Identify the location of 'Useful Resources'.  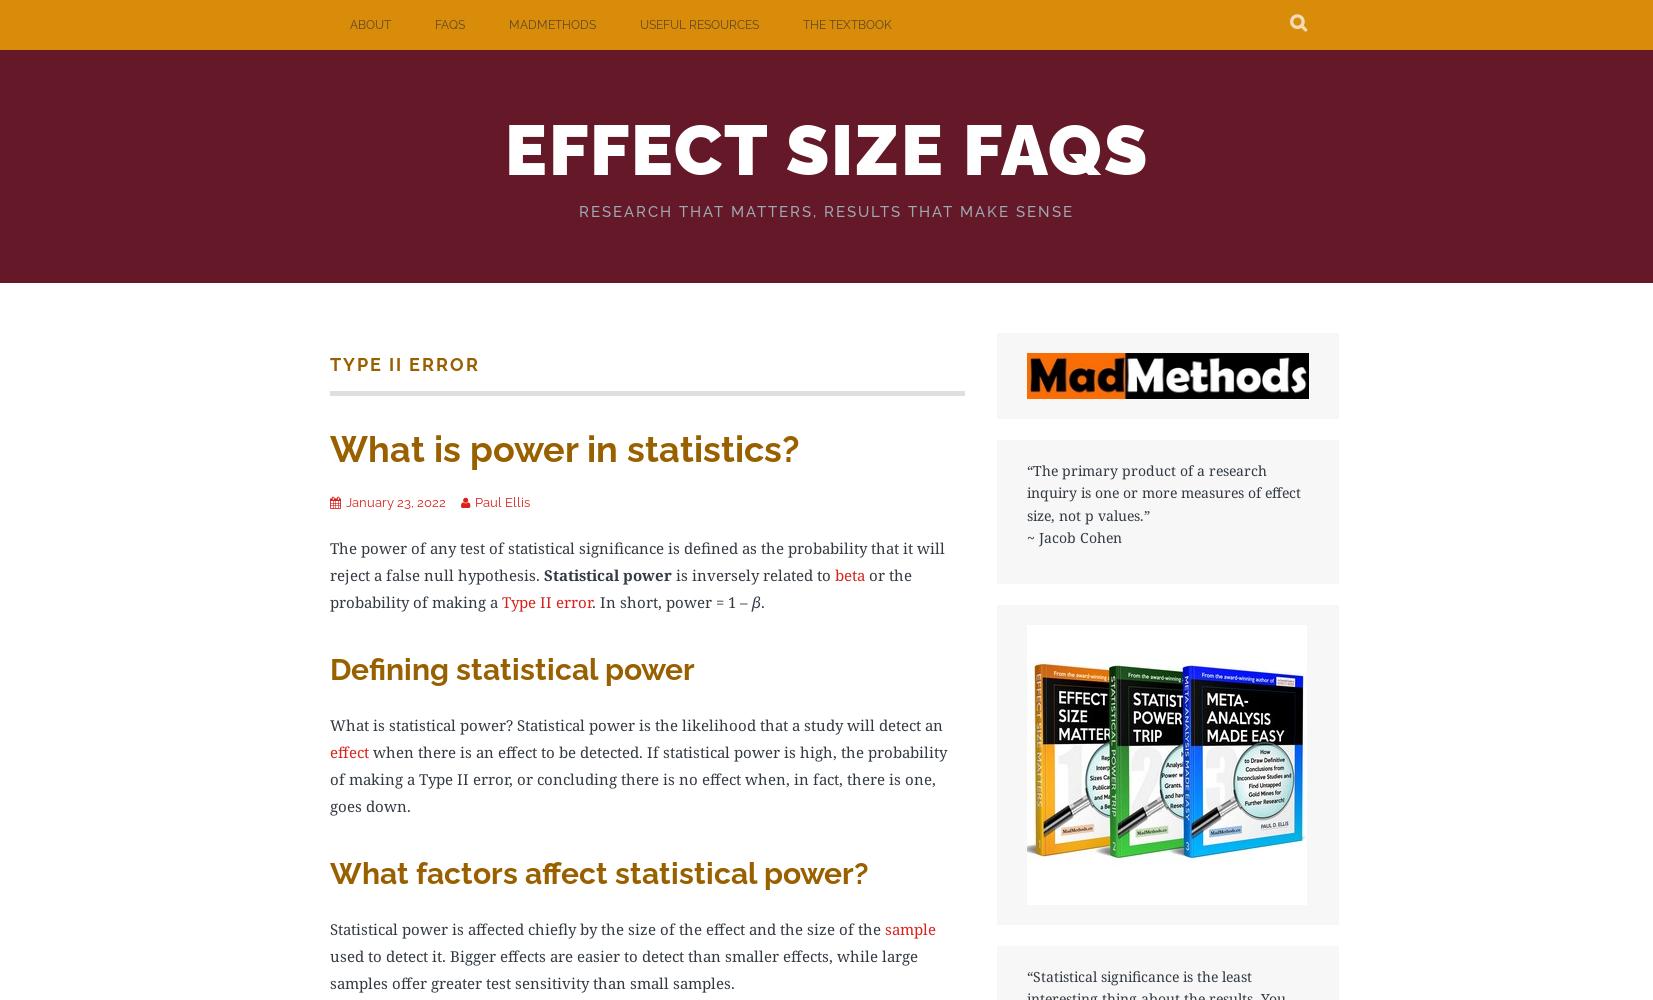
(638, 25).